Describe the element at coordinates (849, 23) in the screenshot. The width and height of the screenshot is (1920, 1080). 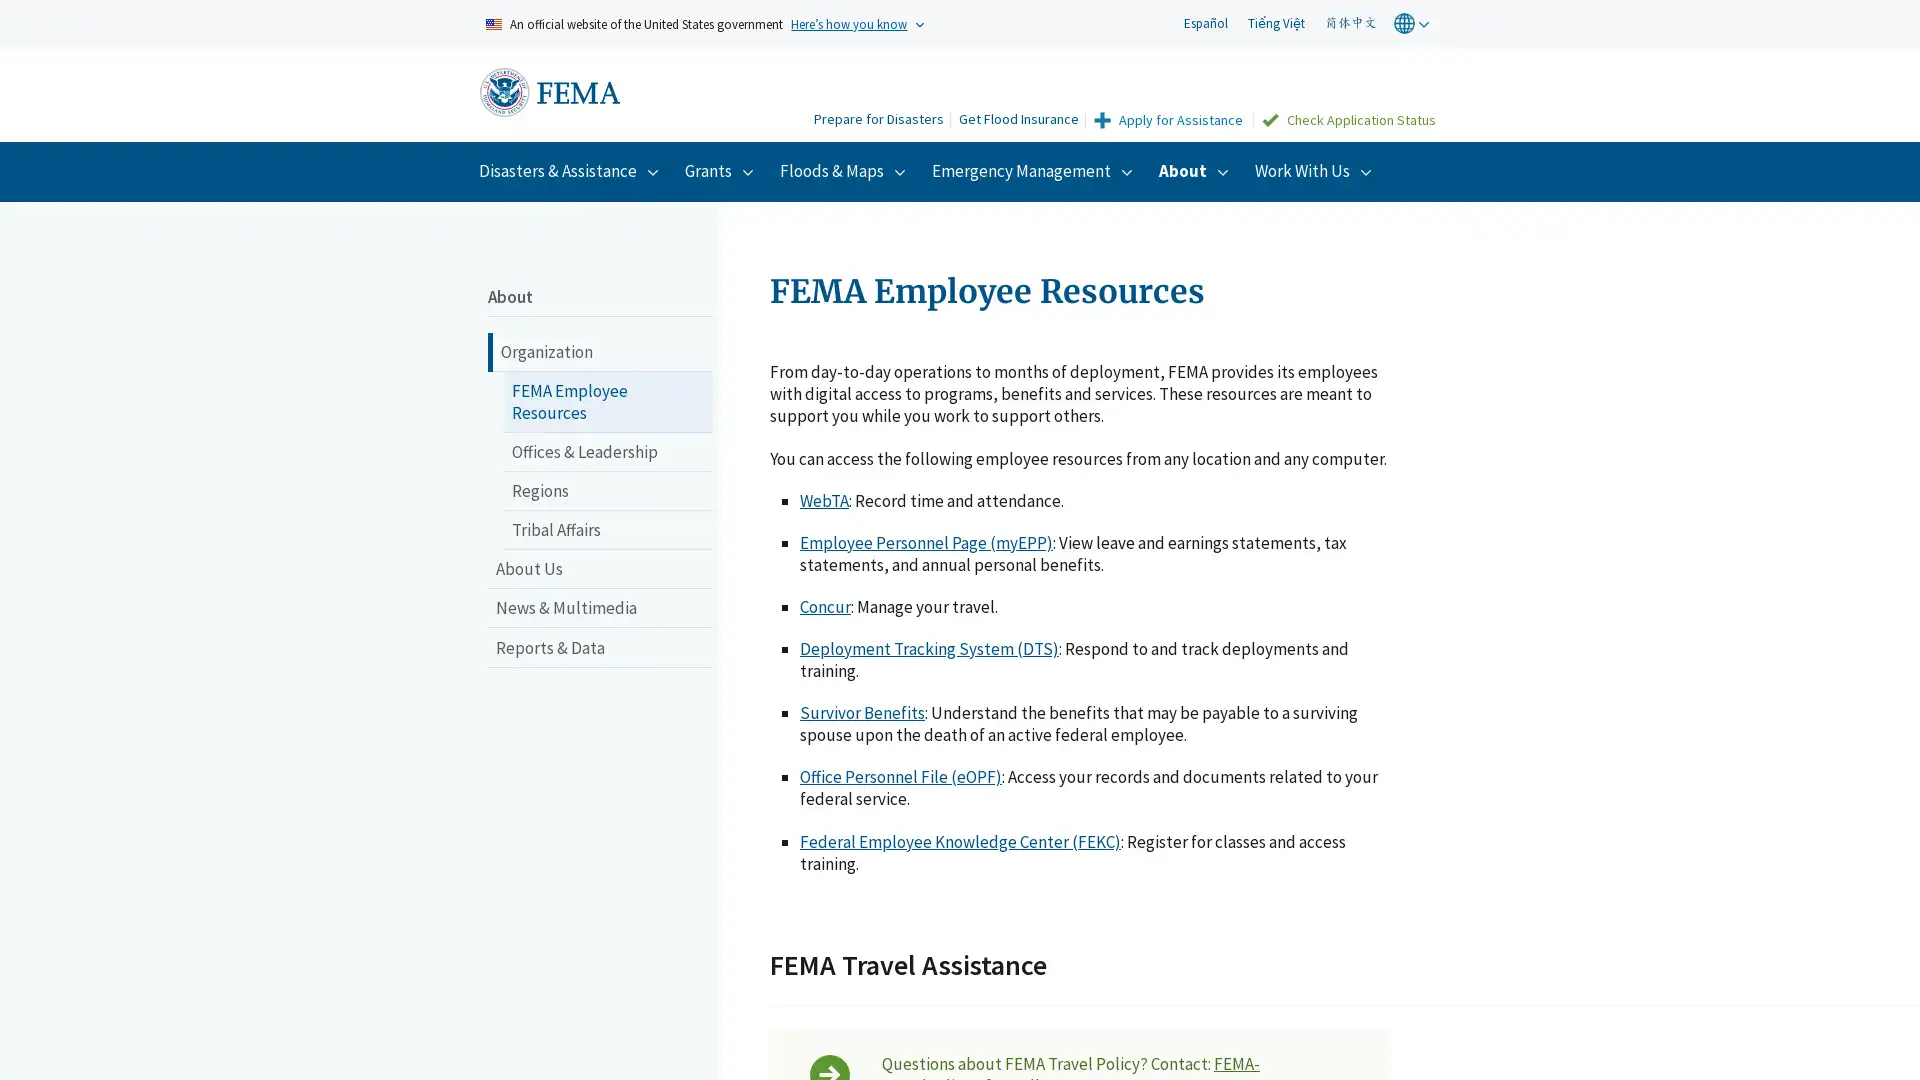
I see `Heres how you know` at that location.